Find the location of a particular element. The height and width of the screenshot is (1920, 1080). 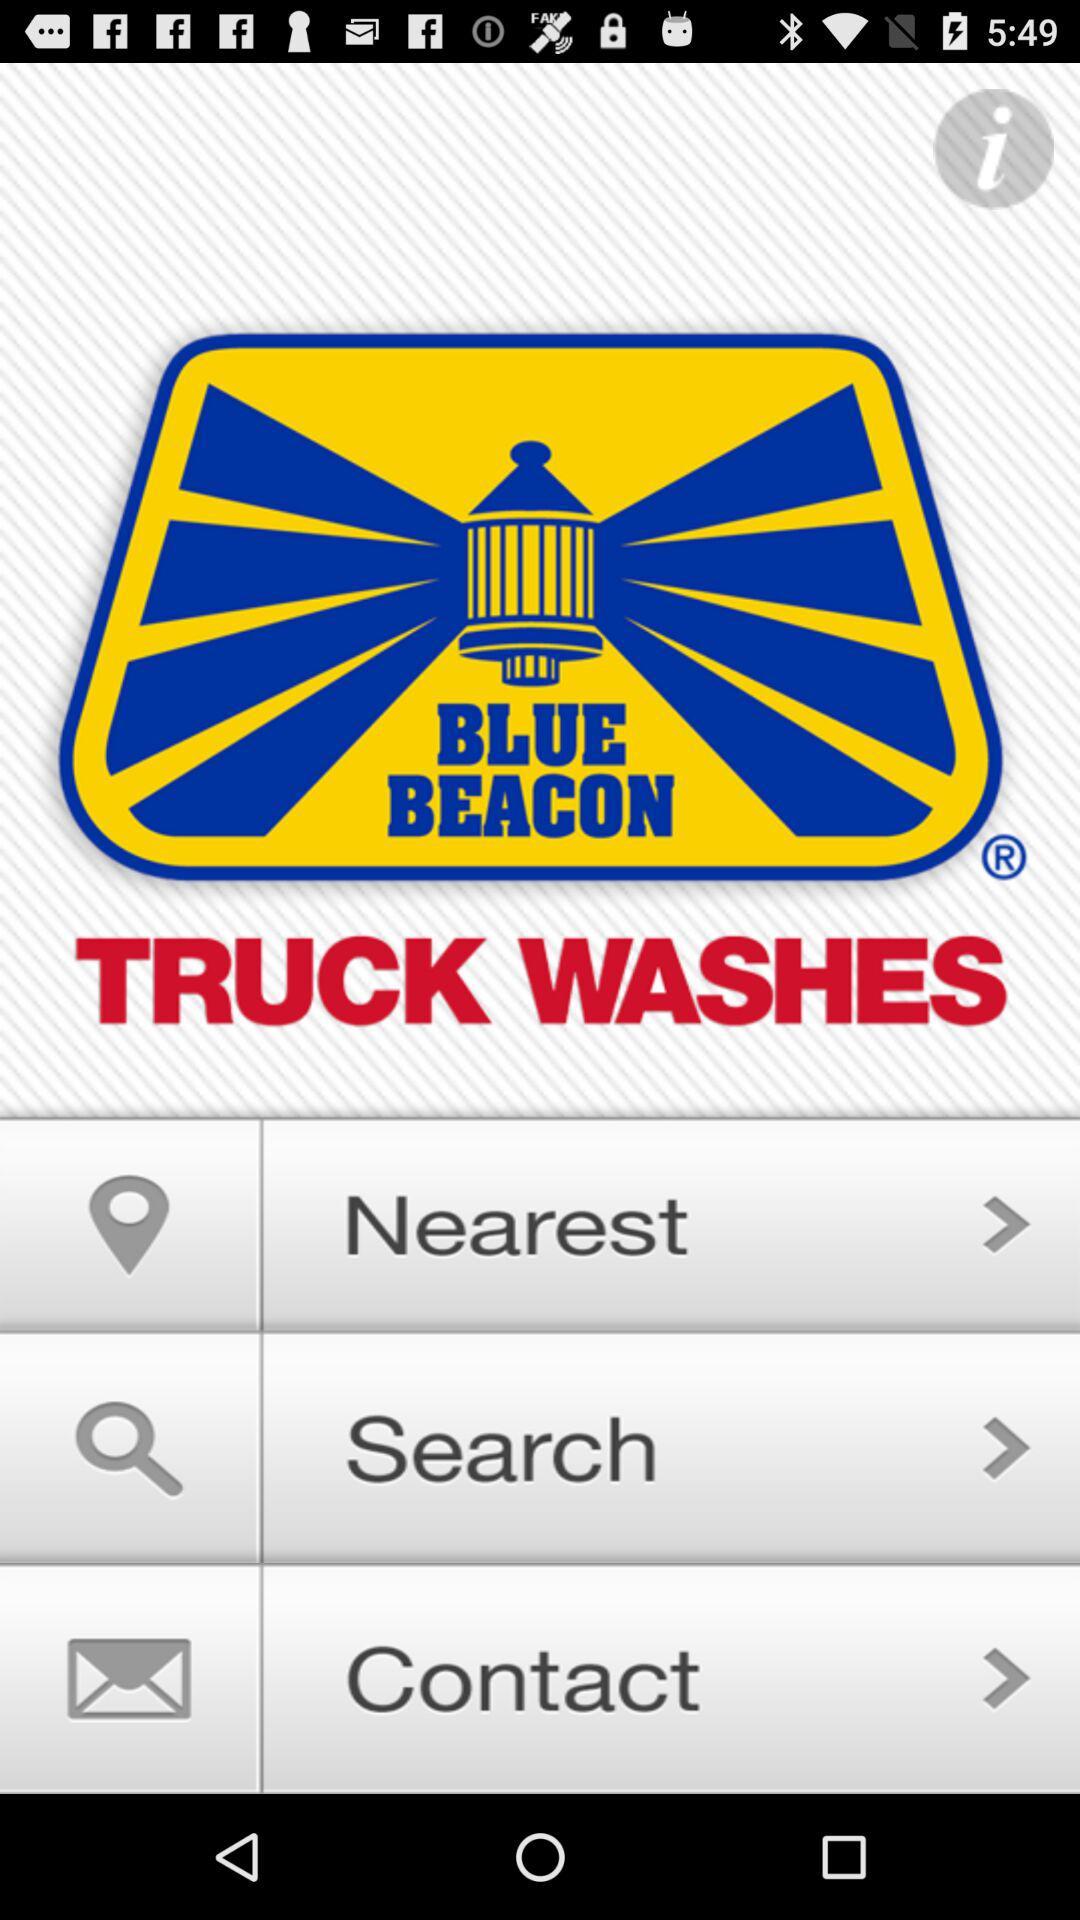

more closer is located at coordinates (540, 1215).